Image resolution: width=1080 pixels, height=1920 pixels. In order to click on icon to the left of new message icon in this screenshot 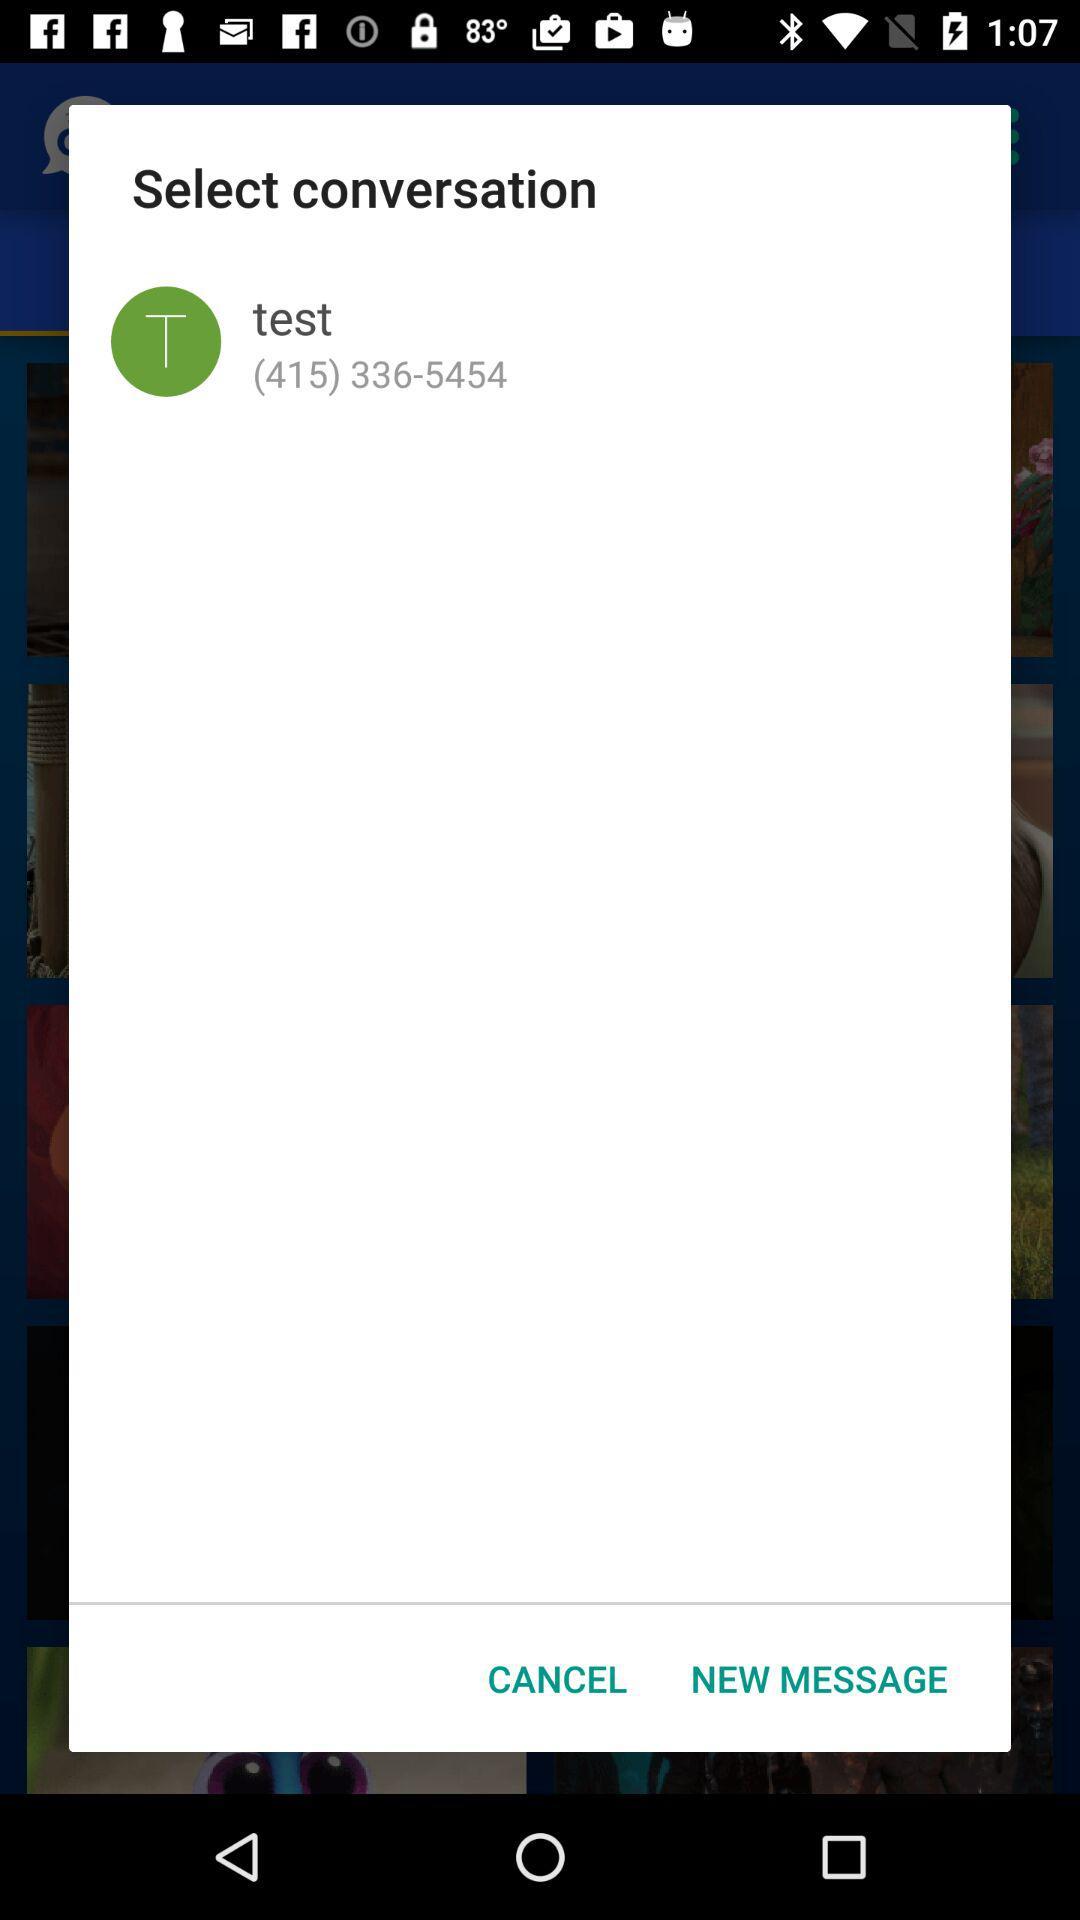, I will do `click(557, 1678)`.